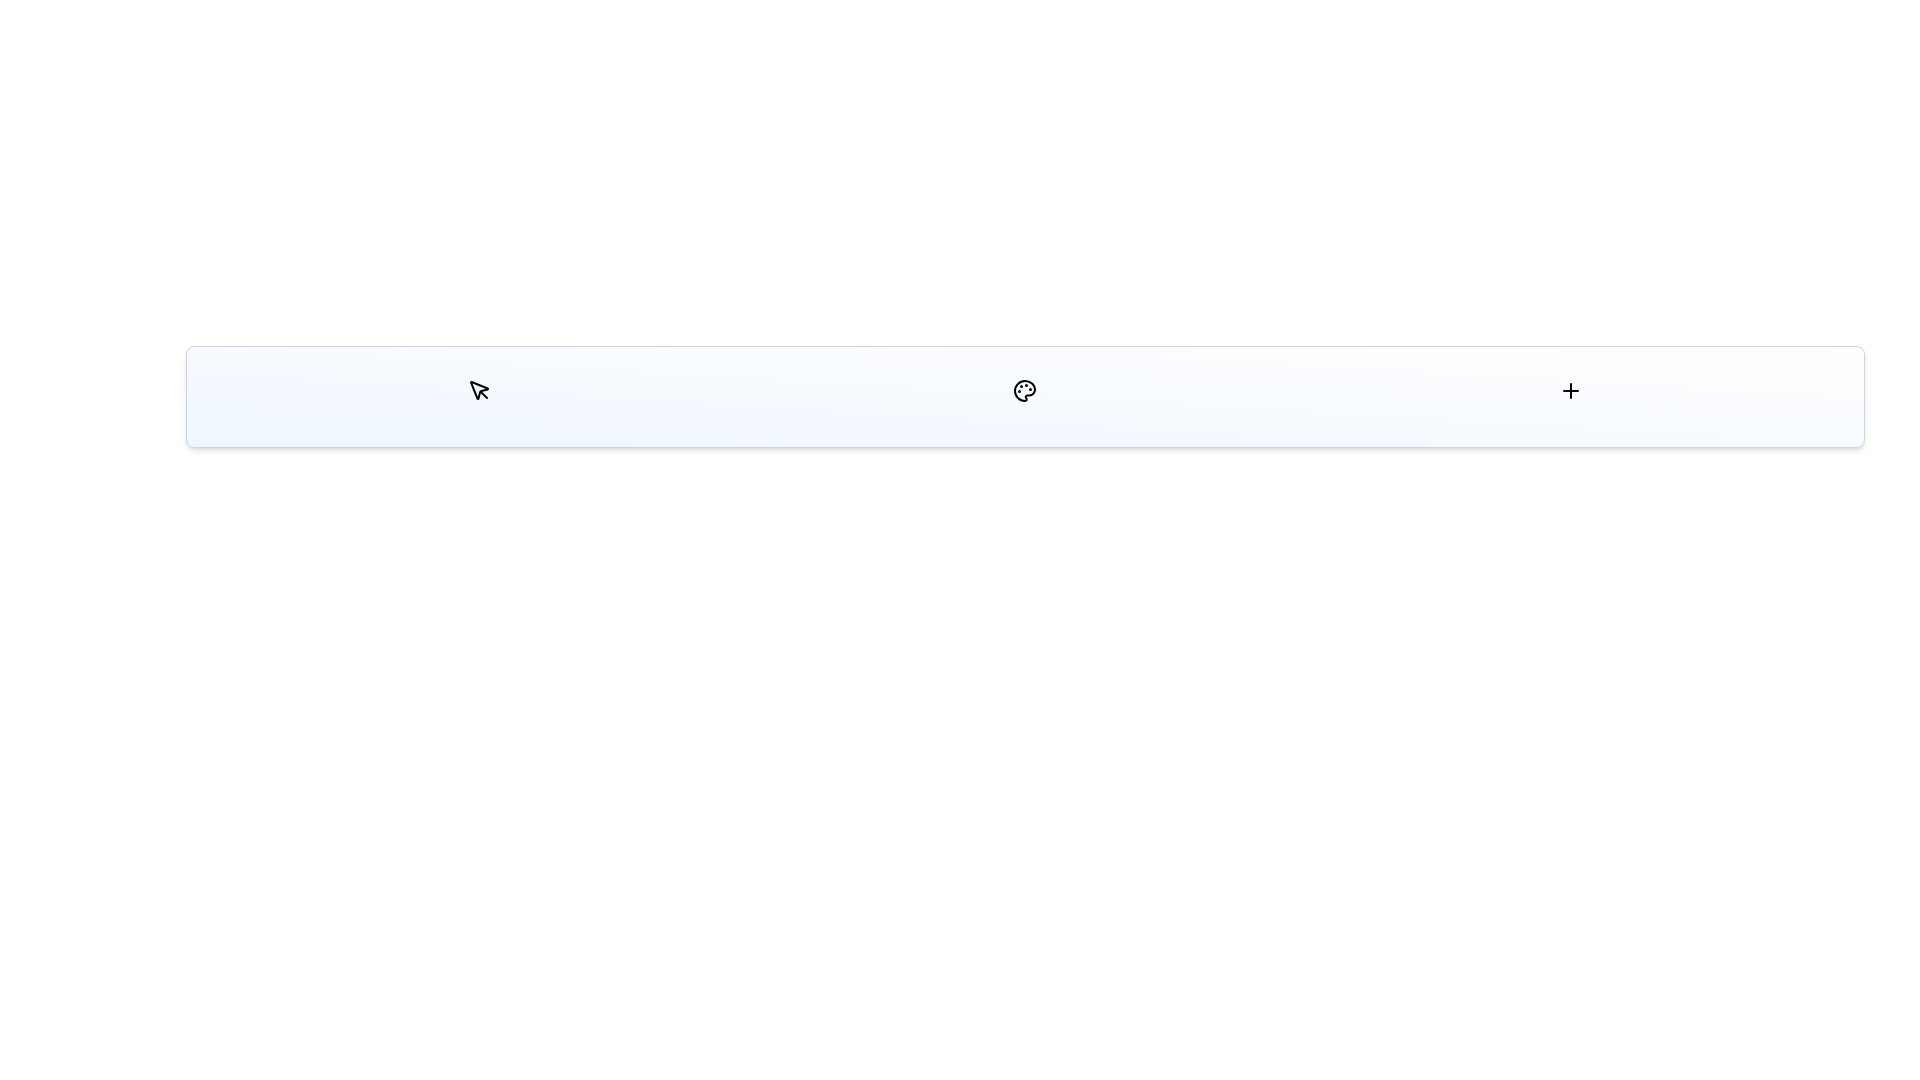  Describe the element at coordinates (1025, 390) in the screenshot. I see `the toggle button with 1 to inspect its tooltip` at that location.